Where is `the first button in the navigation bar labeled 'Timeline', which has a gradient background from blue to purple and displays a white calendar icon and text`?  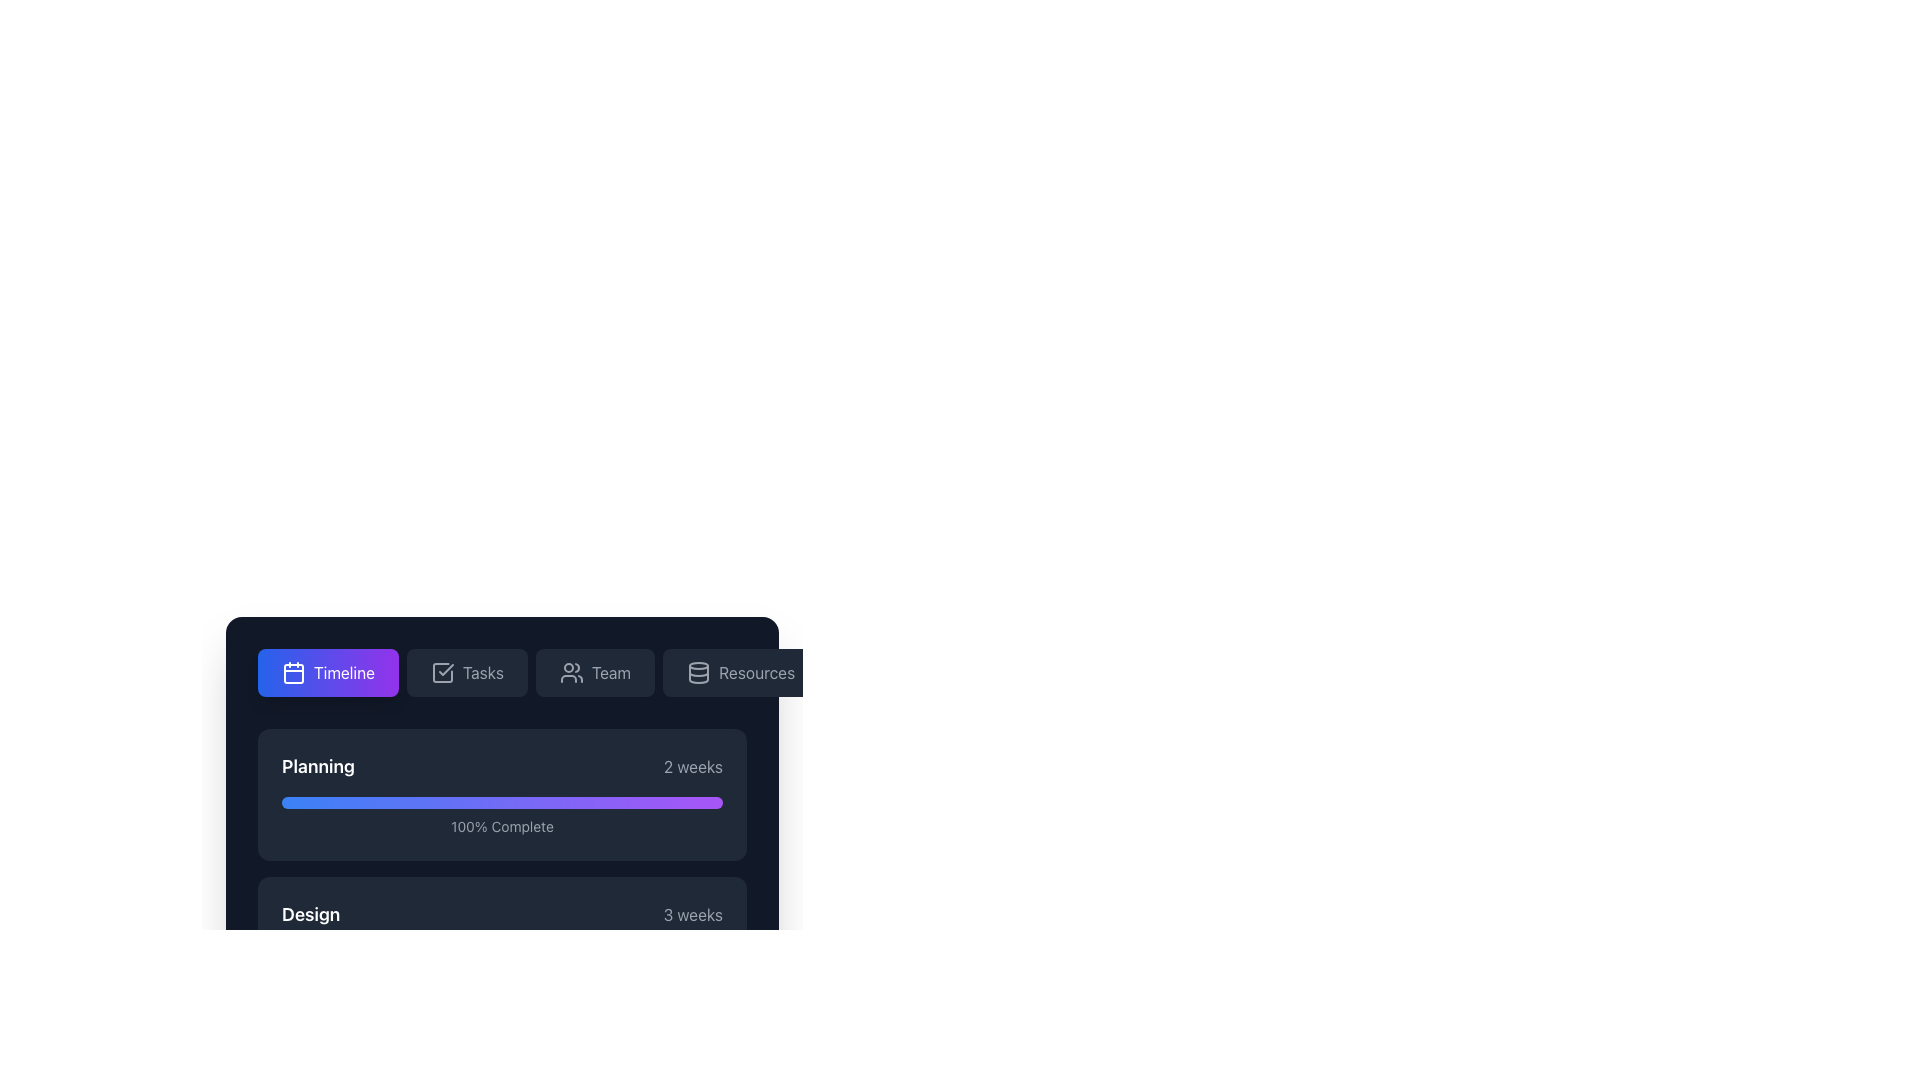
the first button in the navigation bar labeled 'Timeline', which has a gradient background from blue to purple and displays a white calendar icon and text is located at coordinates (328, 672).